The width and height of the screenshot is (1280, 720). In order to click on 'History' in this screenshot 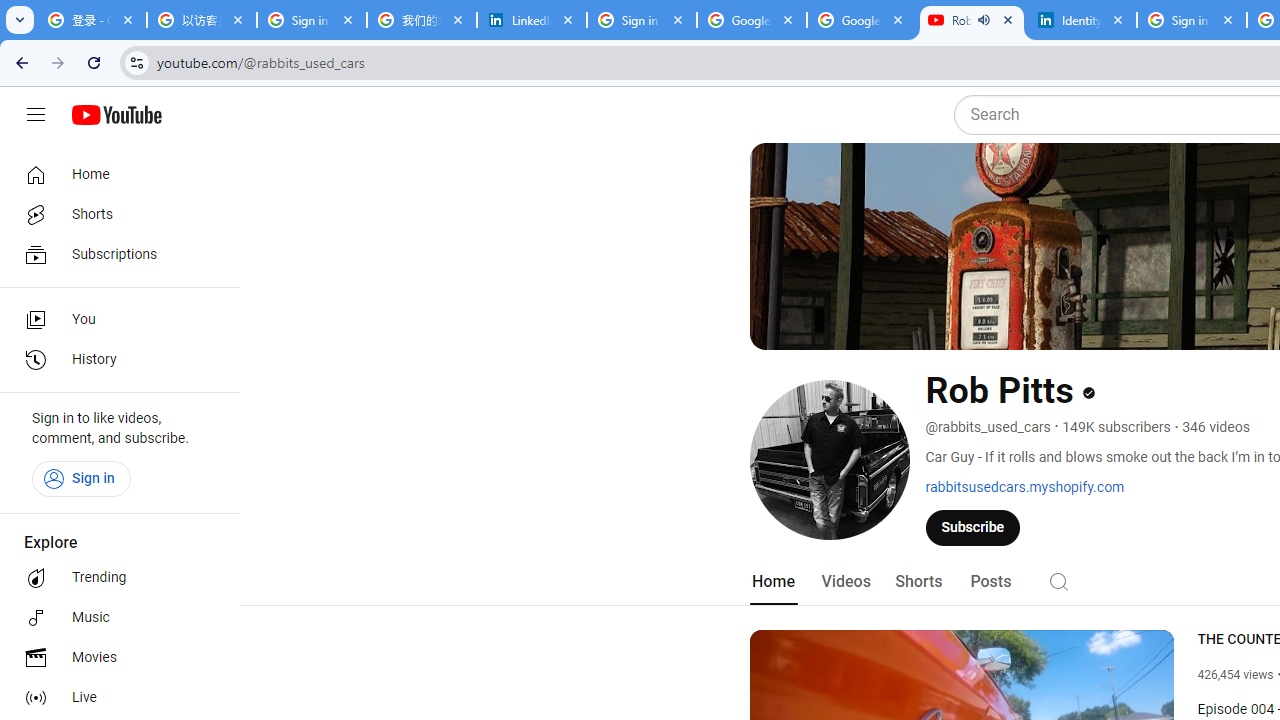, I will do `click(112, 360)`.